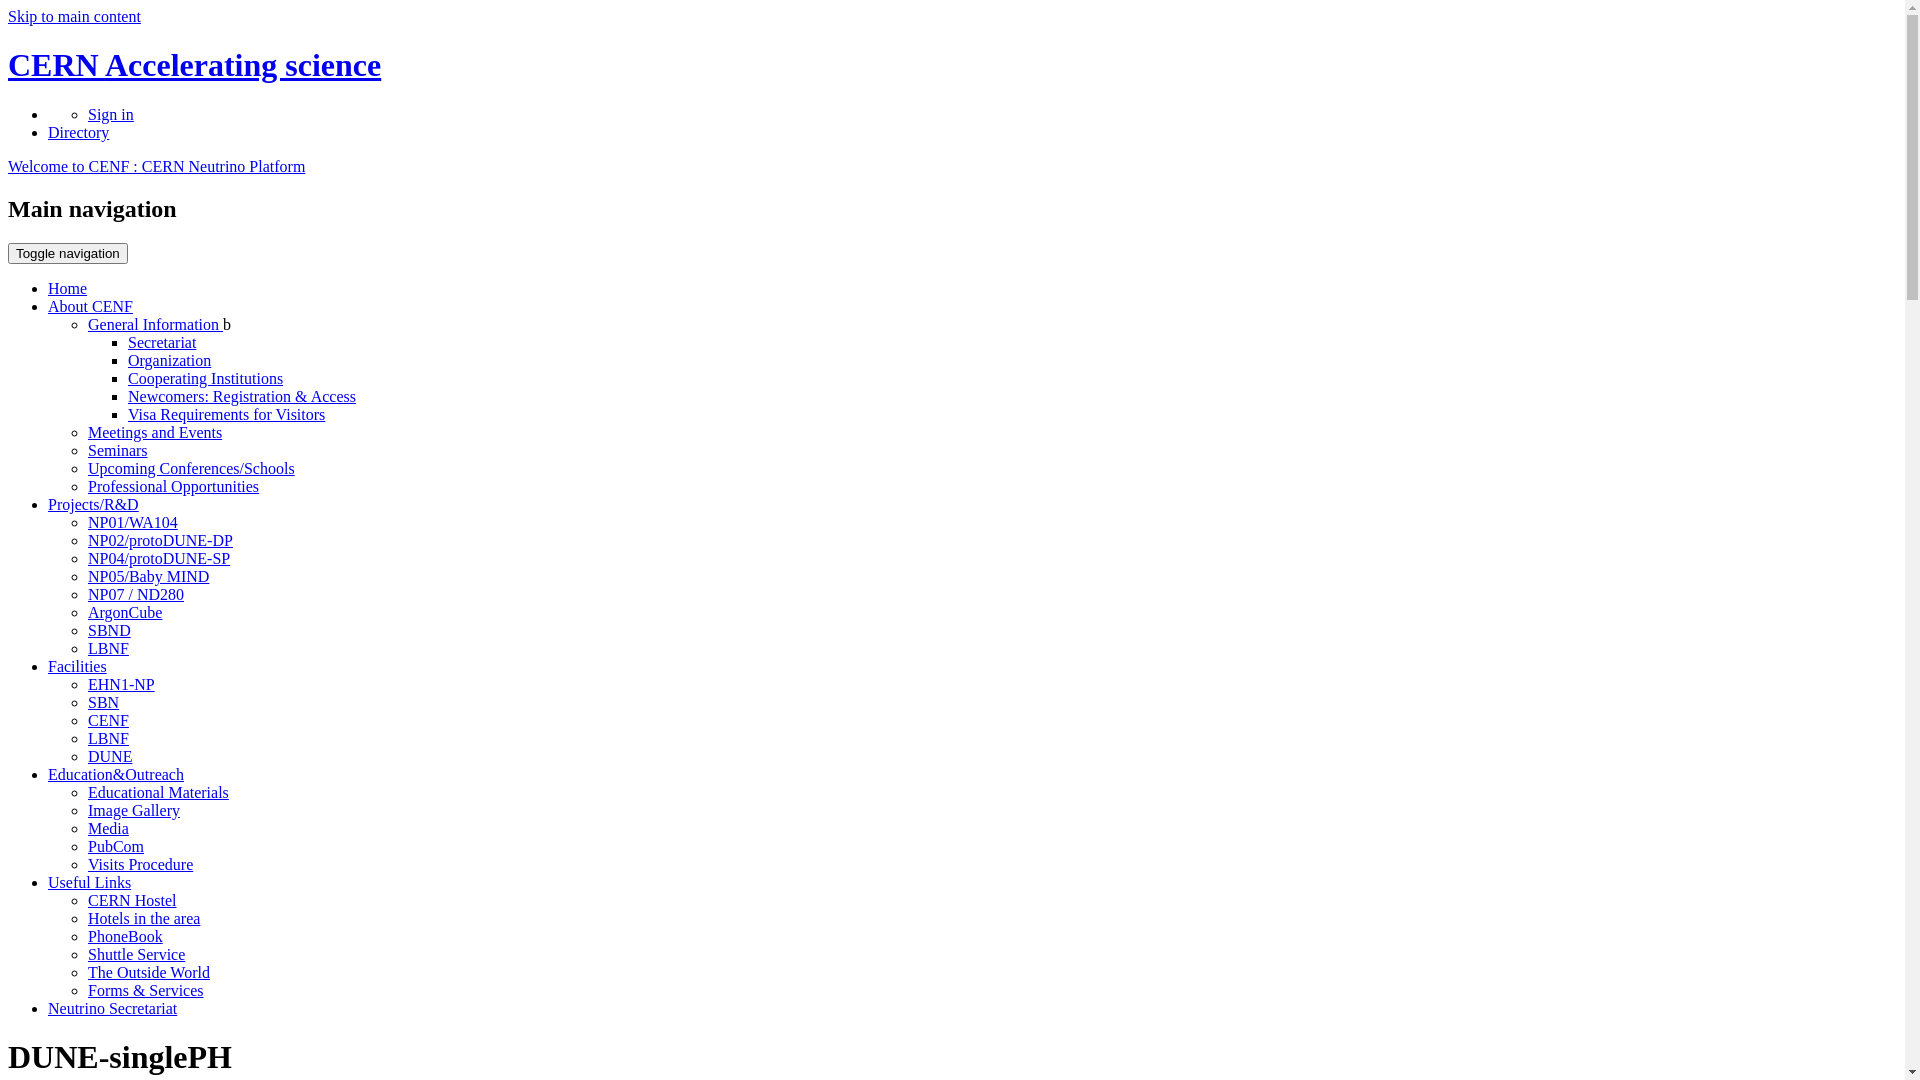 The image size is (1920, 1080). What do you see at coordinates (86, 611) in the screenshot?
I see `'ArgonCube'` at bounding box center [86, 611].